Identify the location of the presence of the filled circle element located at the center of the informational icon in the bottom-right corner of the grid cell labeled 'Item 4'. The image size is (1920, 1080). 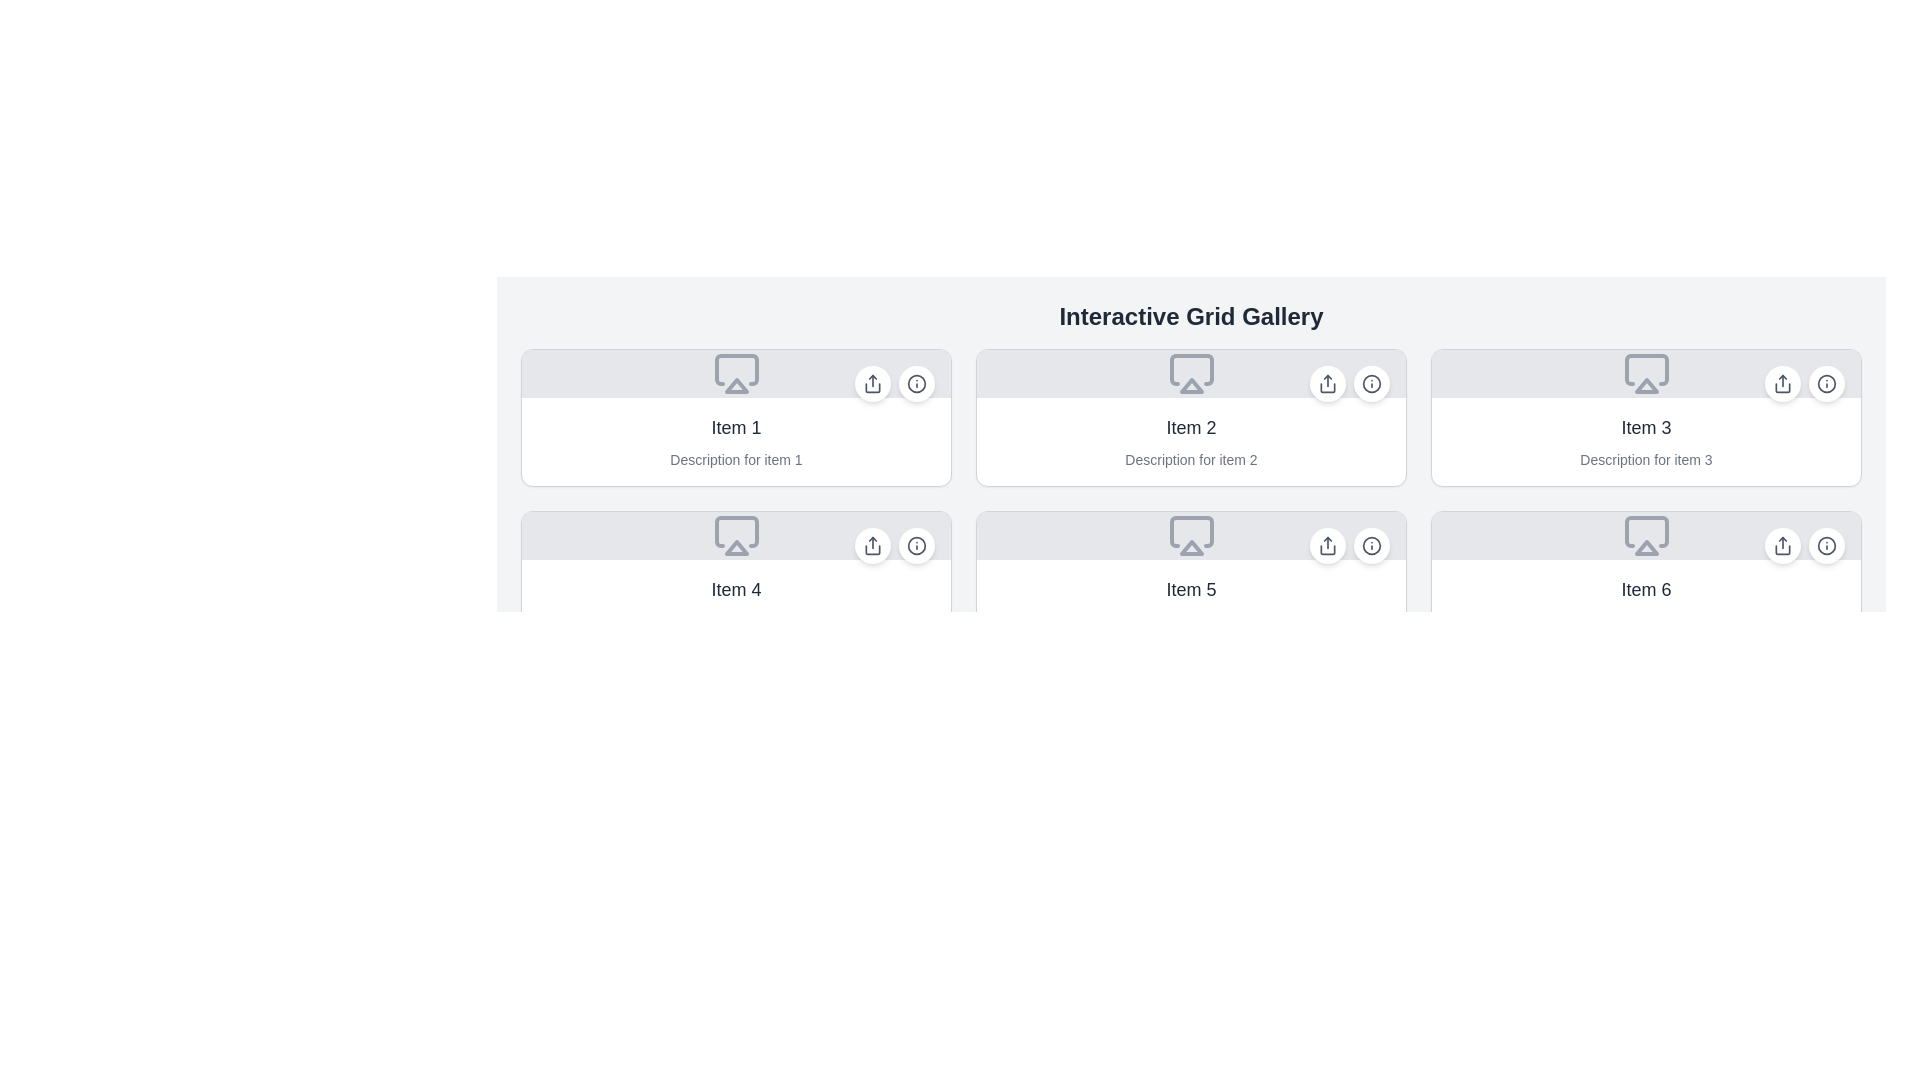
(915, 546).